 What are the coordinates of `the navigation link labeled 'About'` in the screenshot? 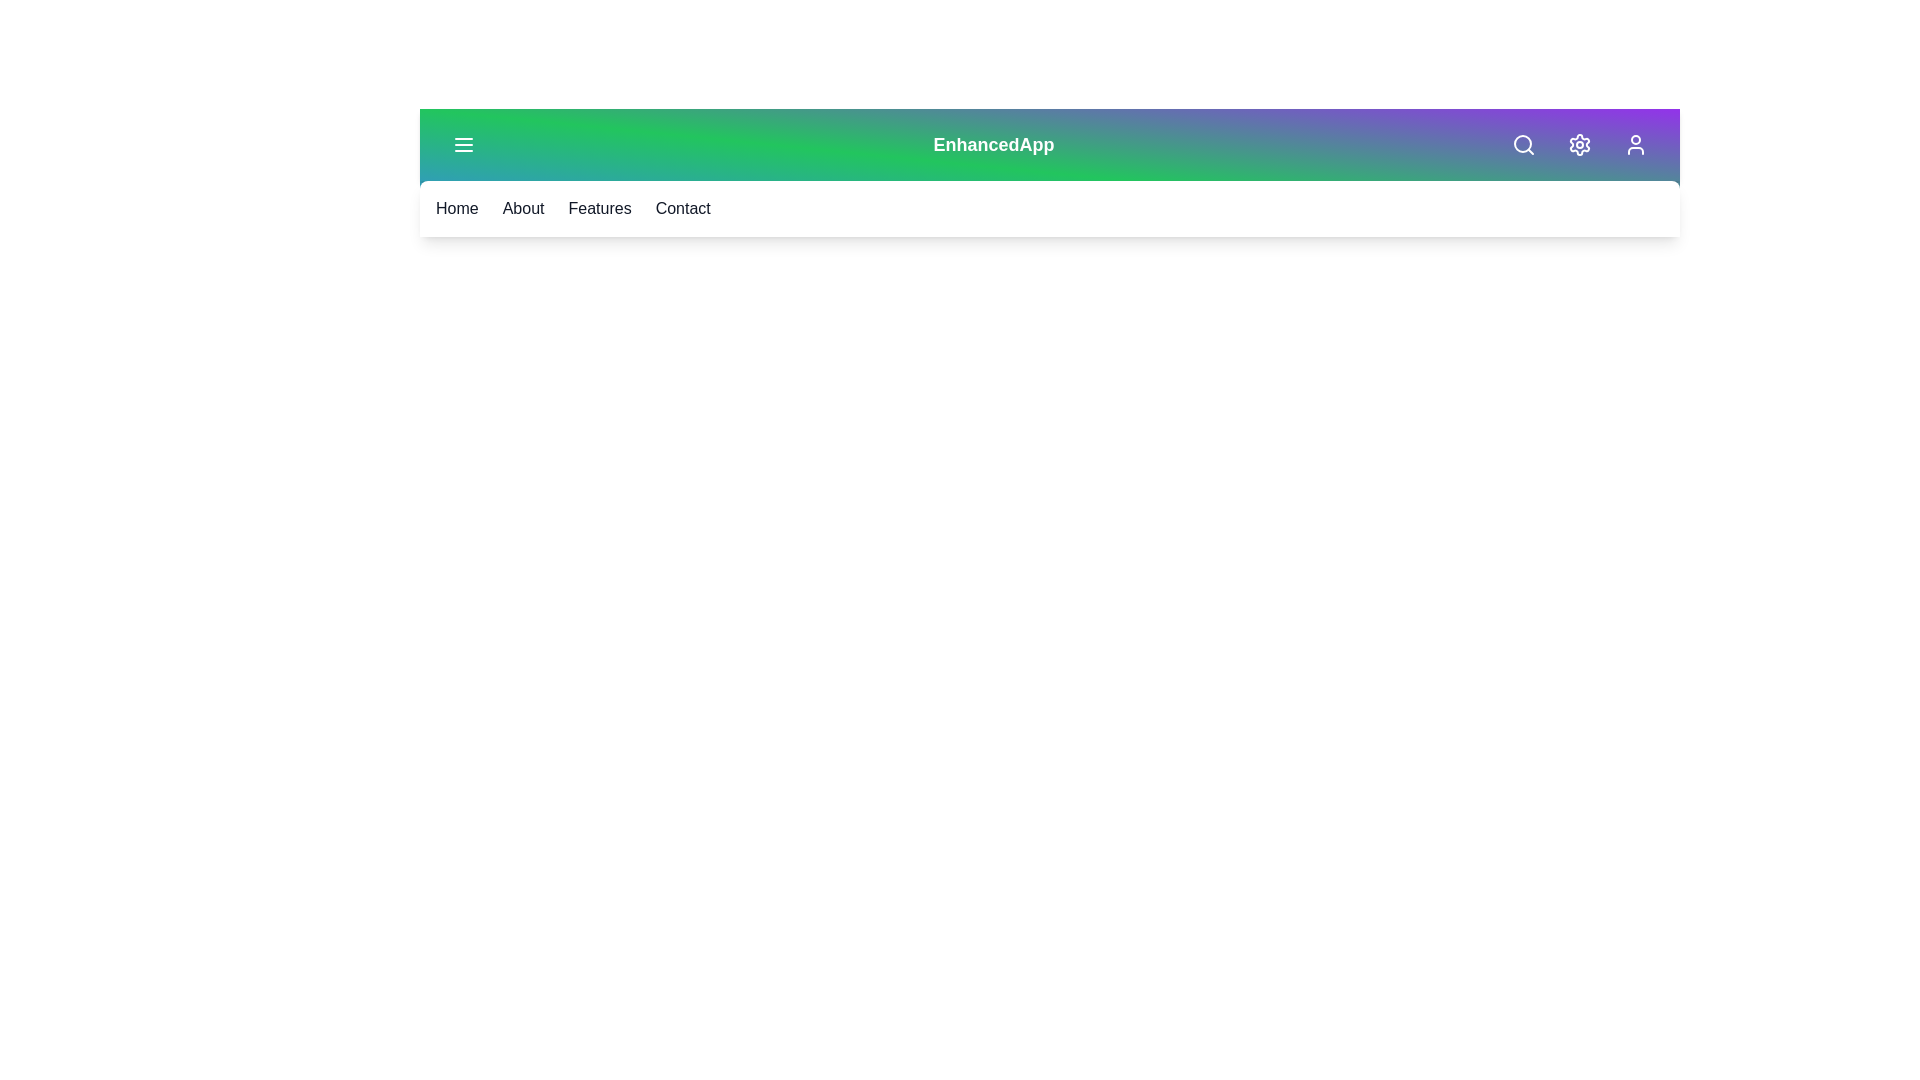 It's located at (523, 208).